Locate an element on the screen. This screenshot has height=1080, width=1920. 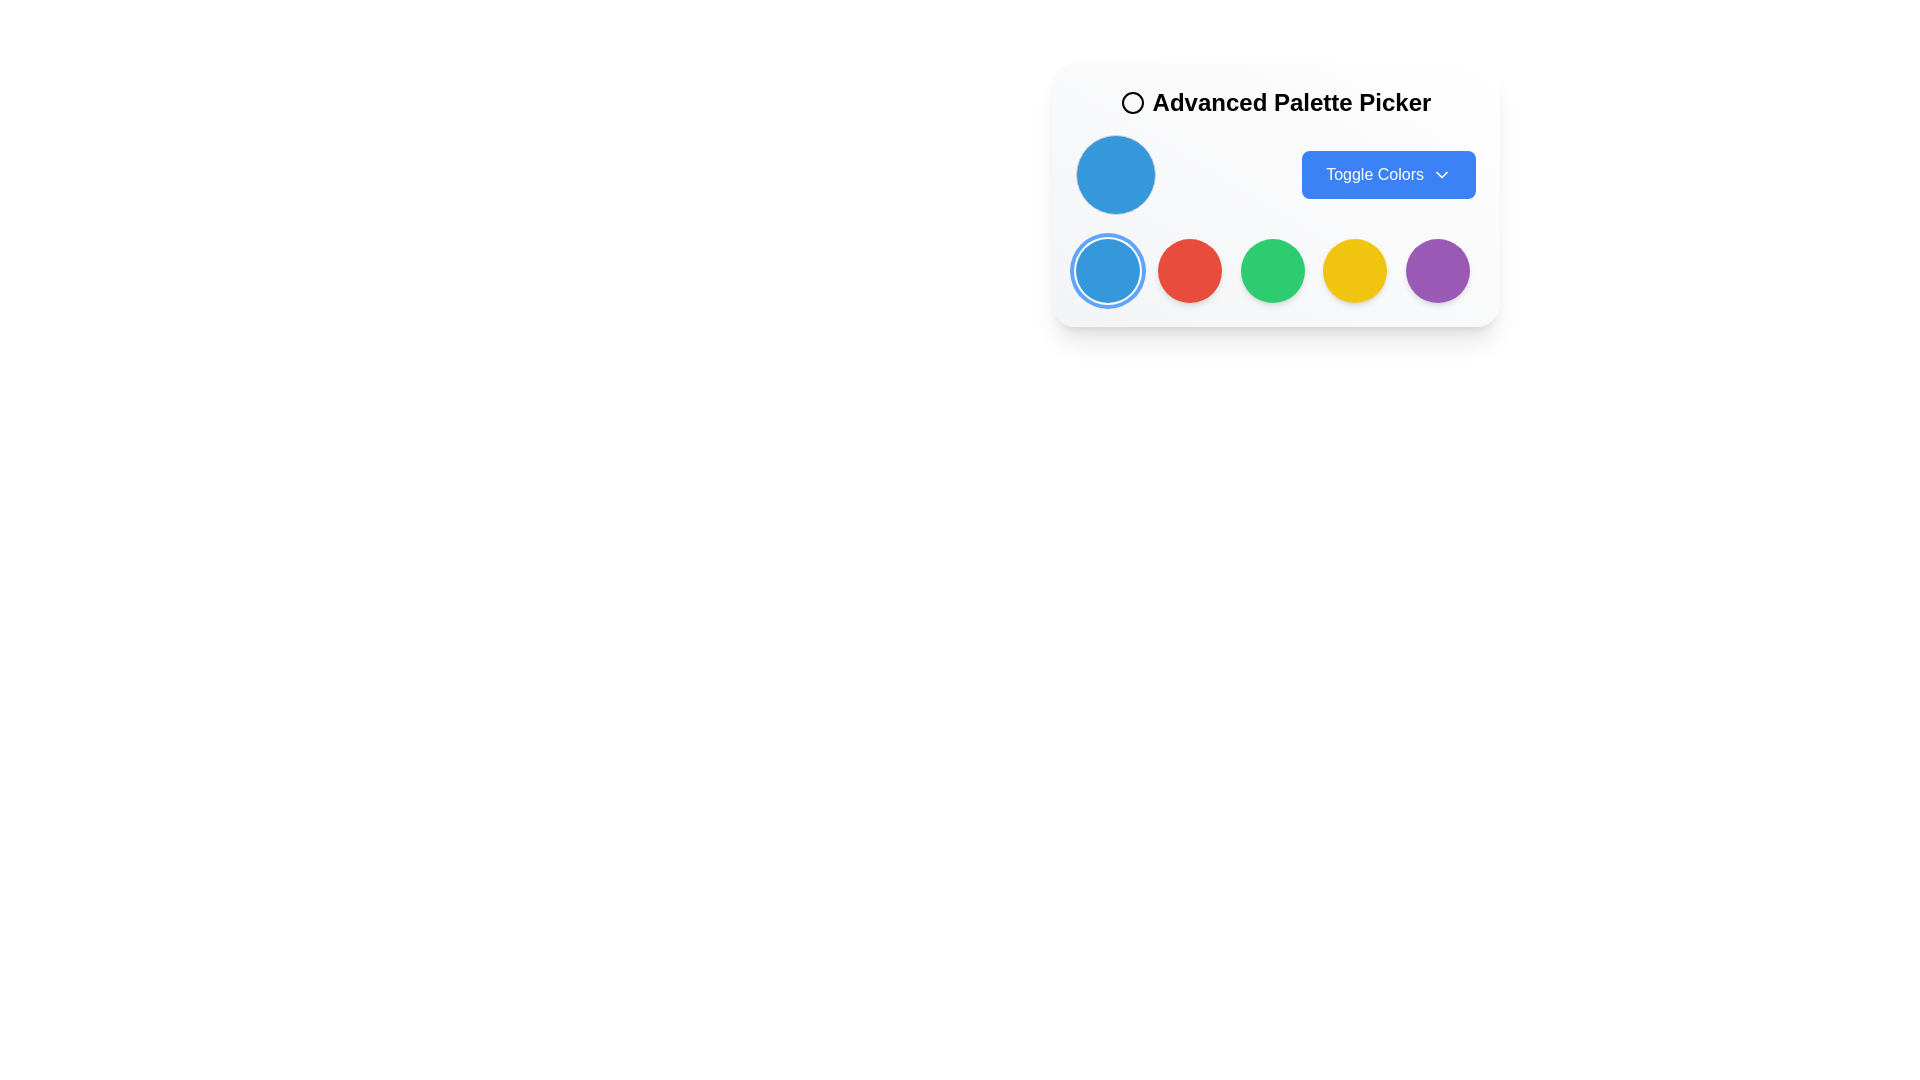
the last circular button in the color palette picker located at the bottom-right corner is located at coordinates (1436, 270).